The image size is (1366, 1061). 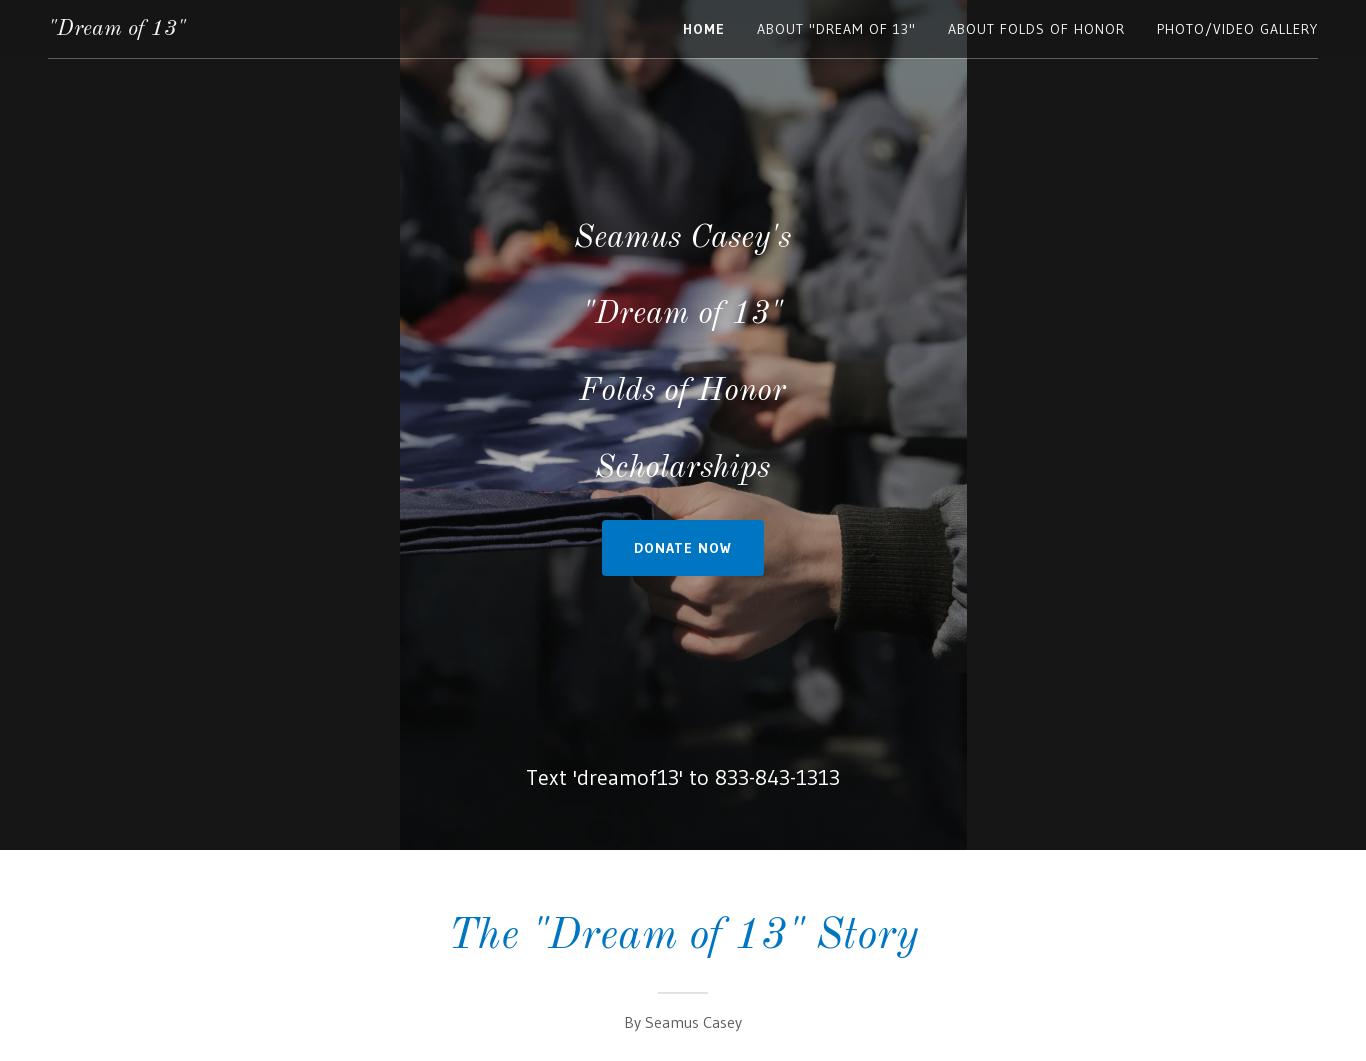 I want to click on 'About "Dream of 13"', so click(x=835, y=28).